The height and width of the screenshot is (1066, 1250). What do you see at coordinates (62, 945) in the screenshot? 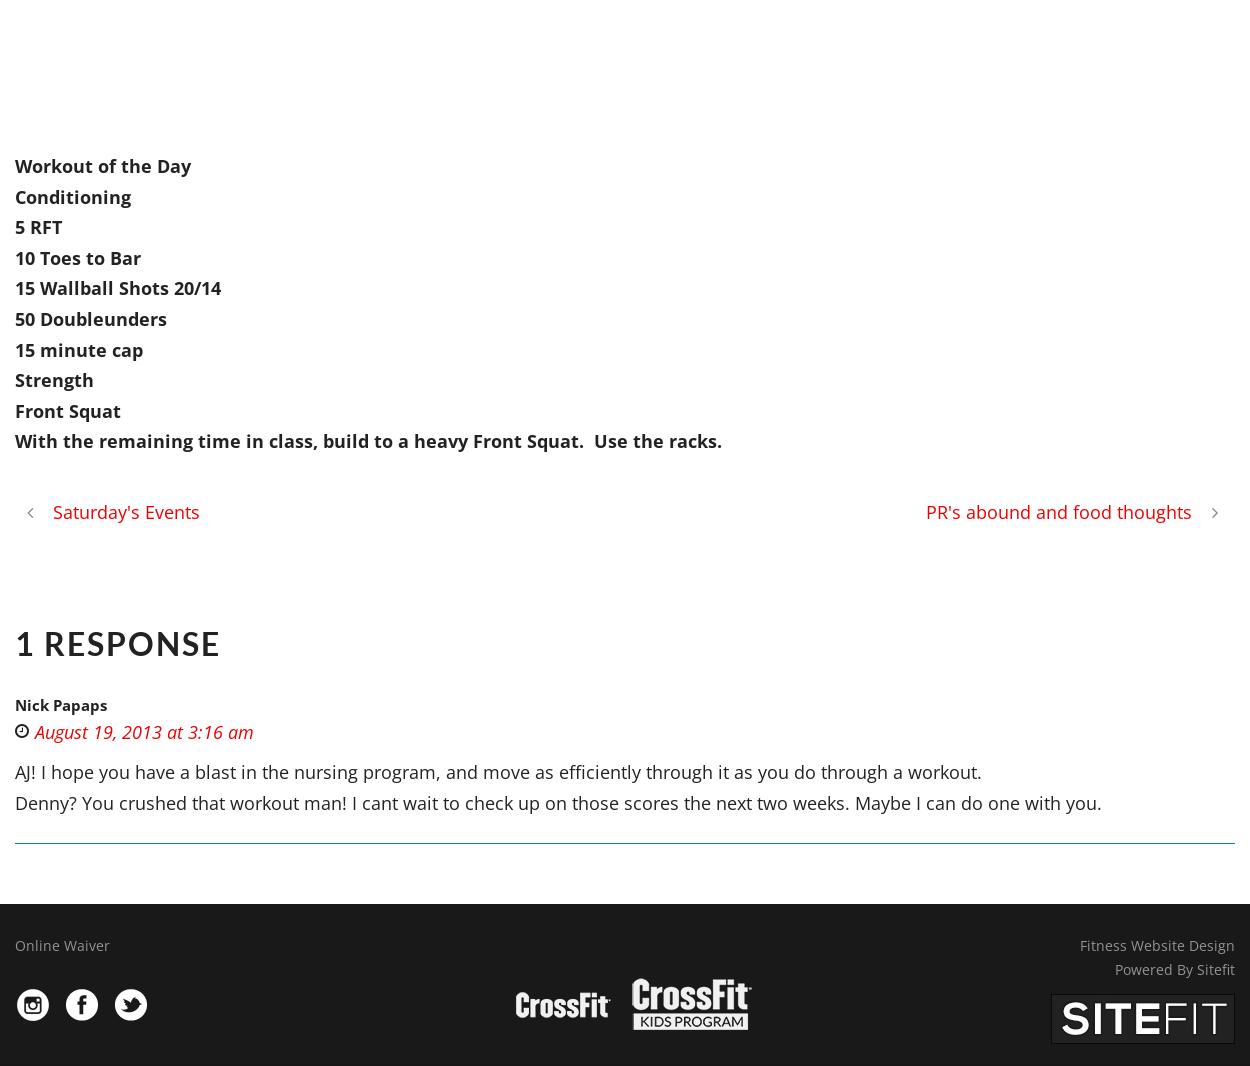
I see `'Online Waiver'` at bounding box center [62, 945].